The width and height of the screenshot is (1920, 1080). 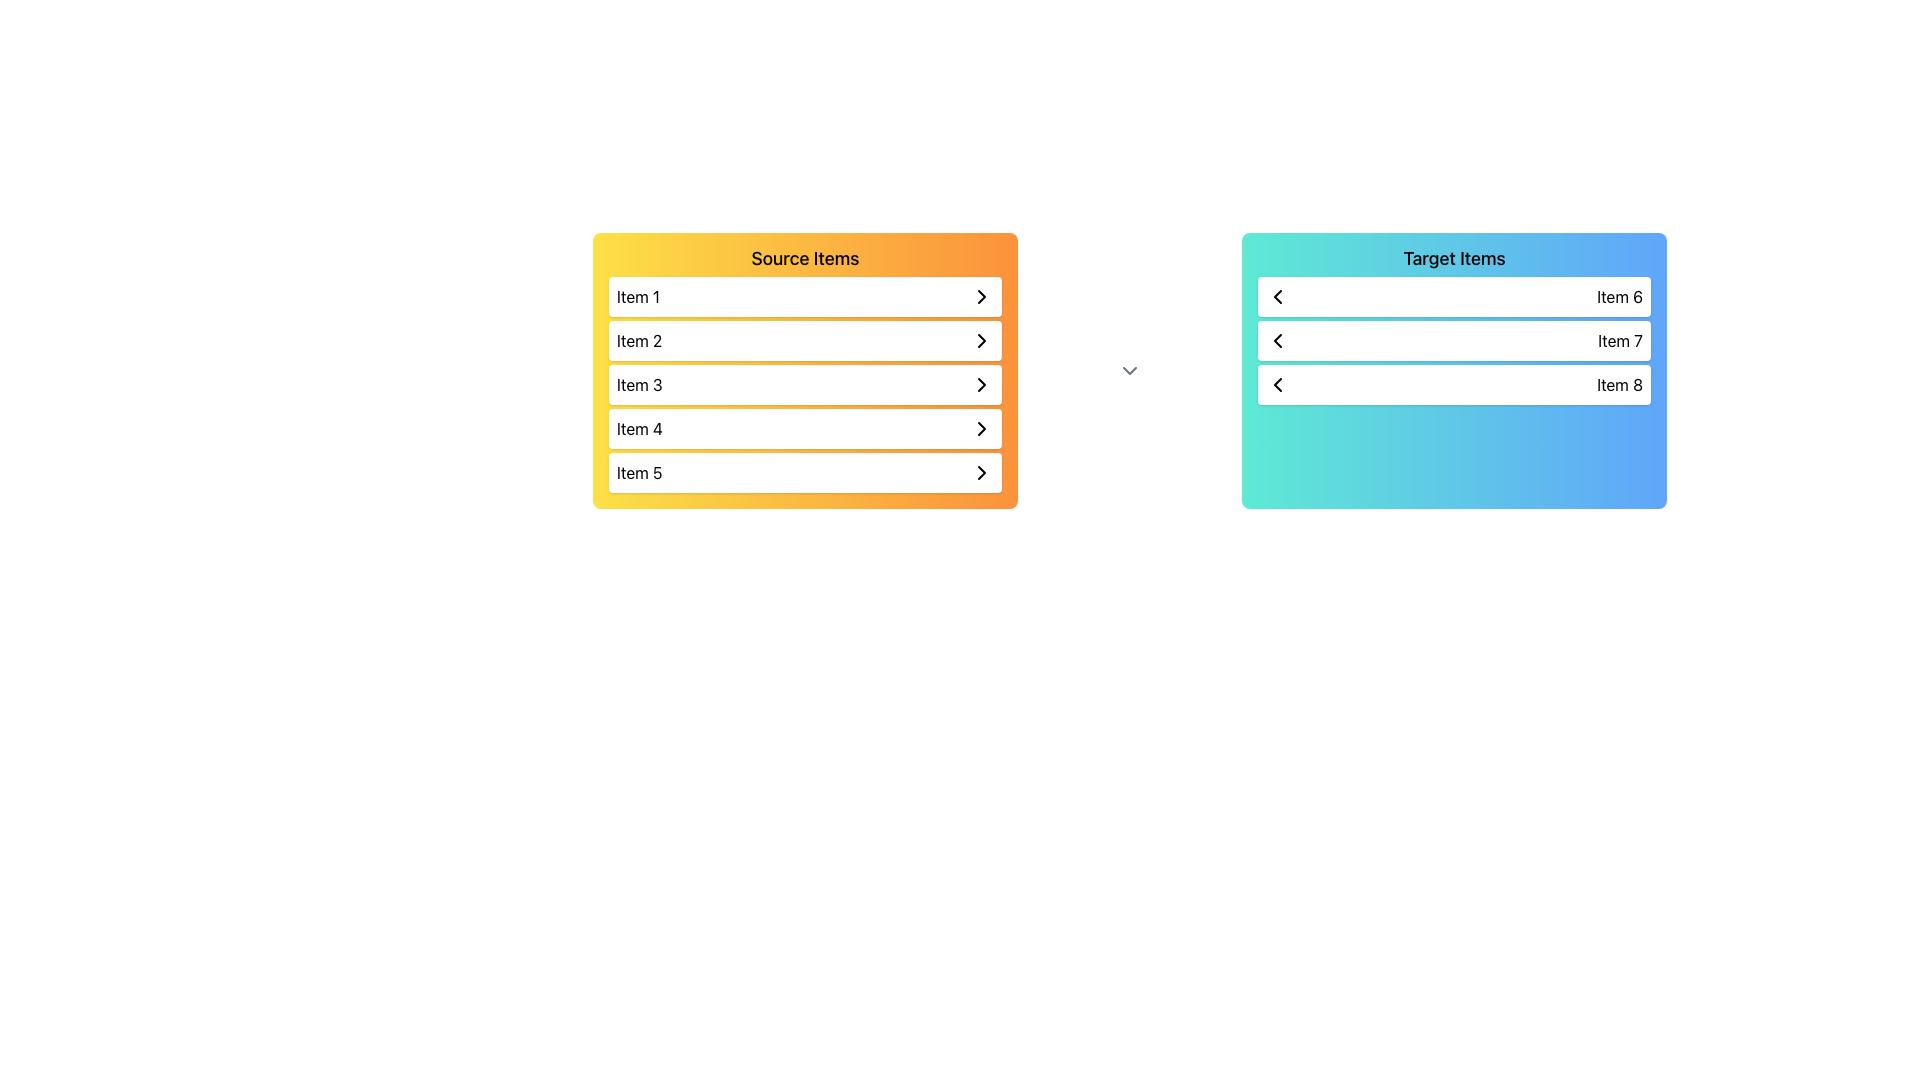 What do you see at coordinates (981, 339) in the screenshot?
I see `the small right-pointing chevron icon at the far-right end of the 'Item 2' row in the 'Source Items' list` at bounding box center [981, 339].